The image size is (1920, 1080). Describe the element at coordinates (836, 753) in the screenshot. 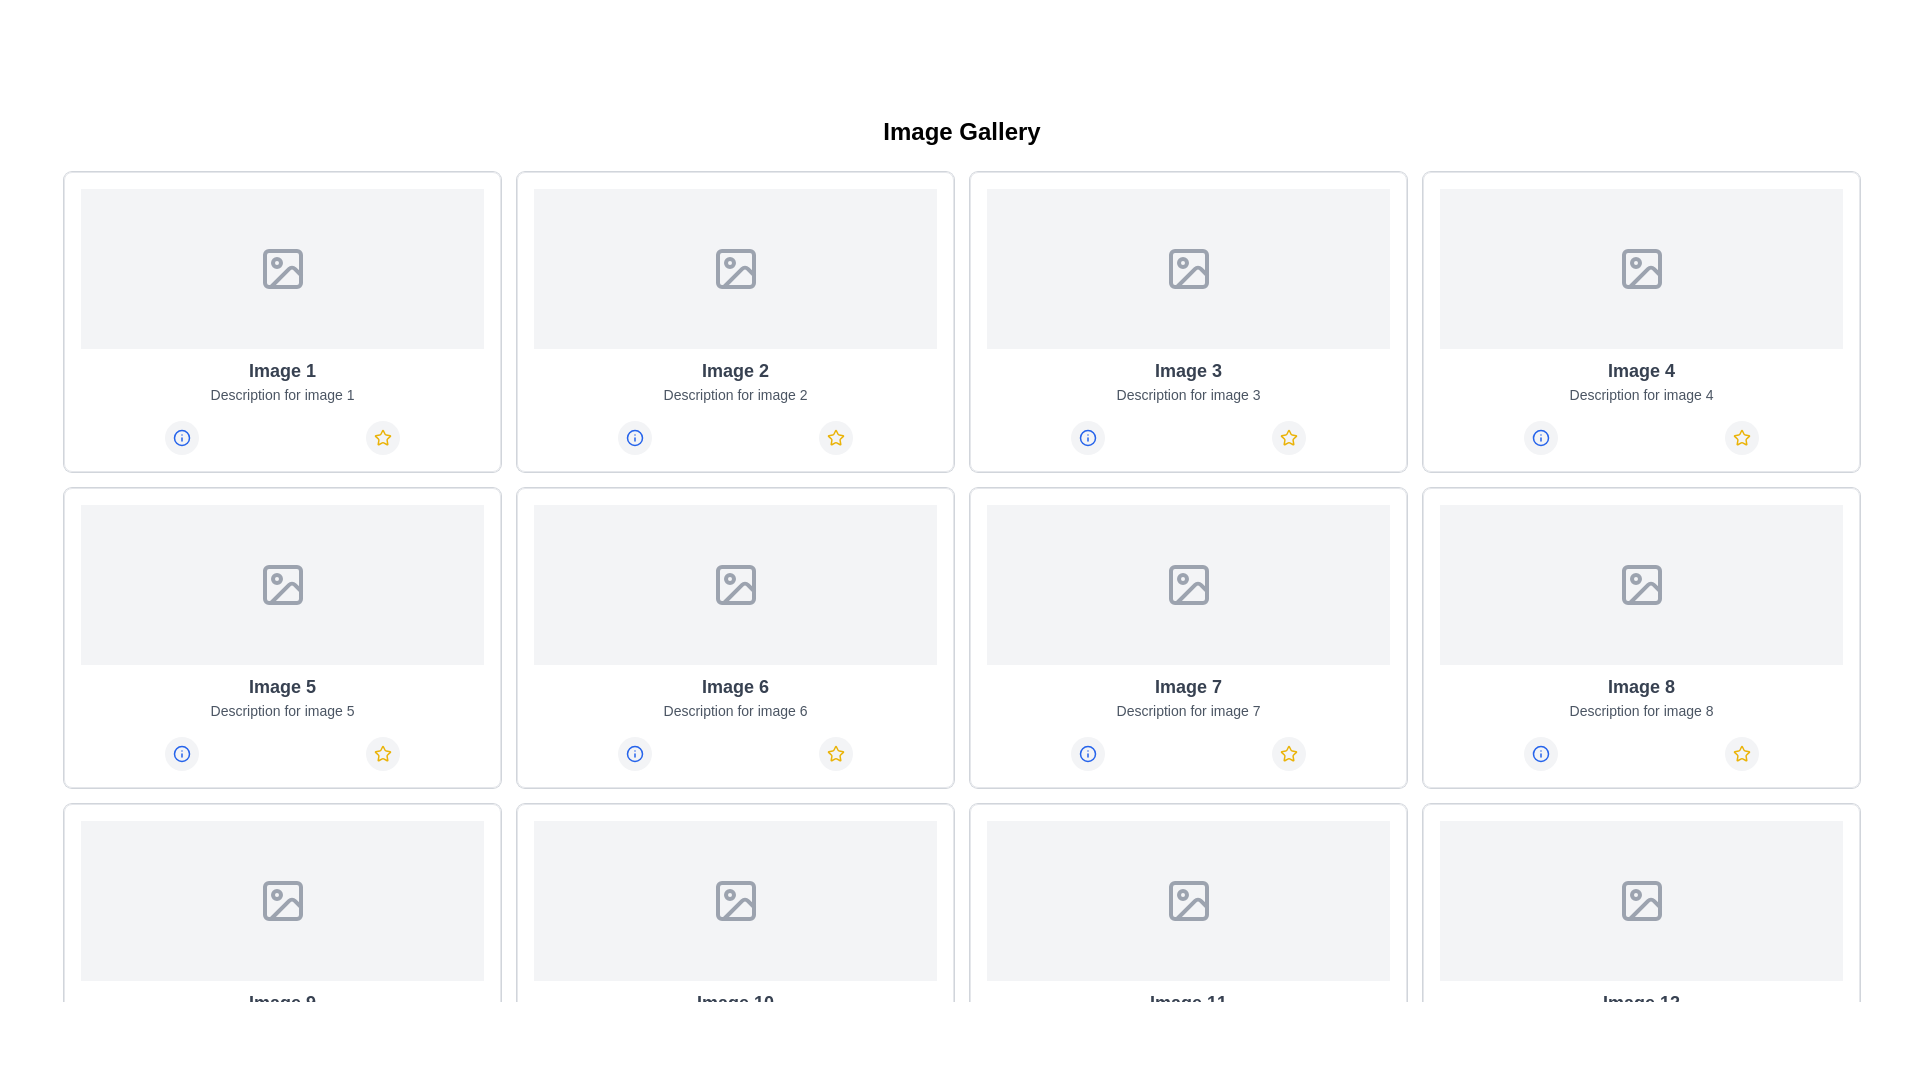

I see `the prominent yellow SVG star icon to favorite the associated image beneath the 'Image 6' card in the gallery` at that location.